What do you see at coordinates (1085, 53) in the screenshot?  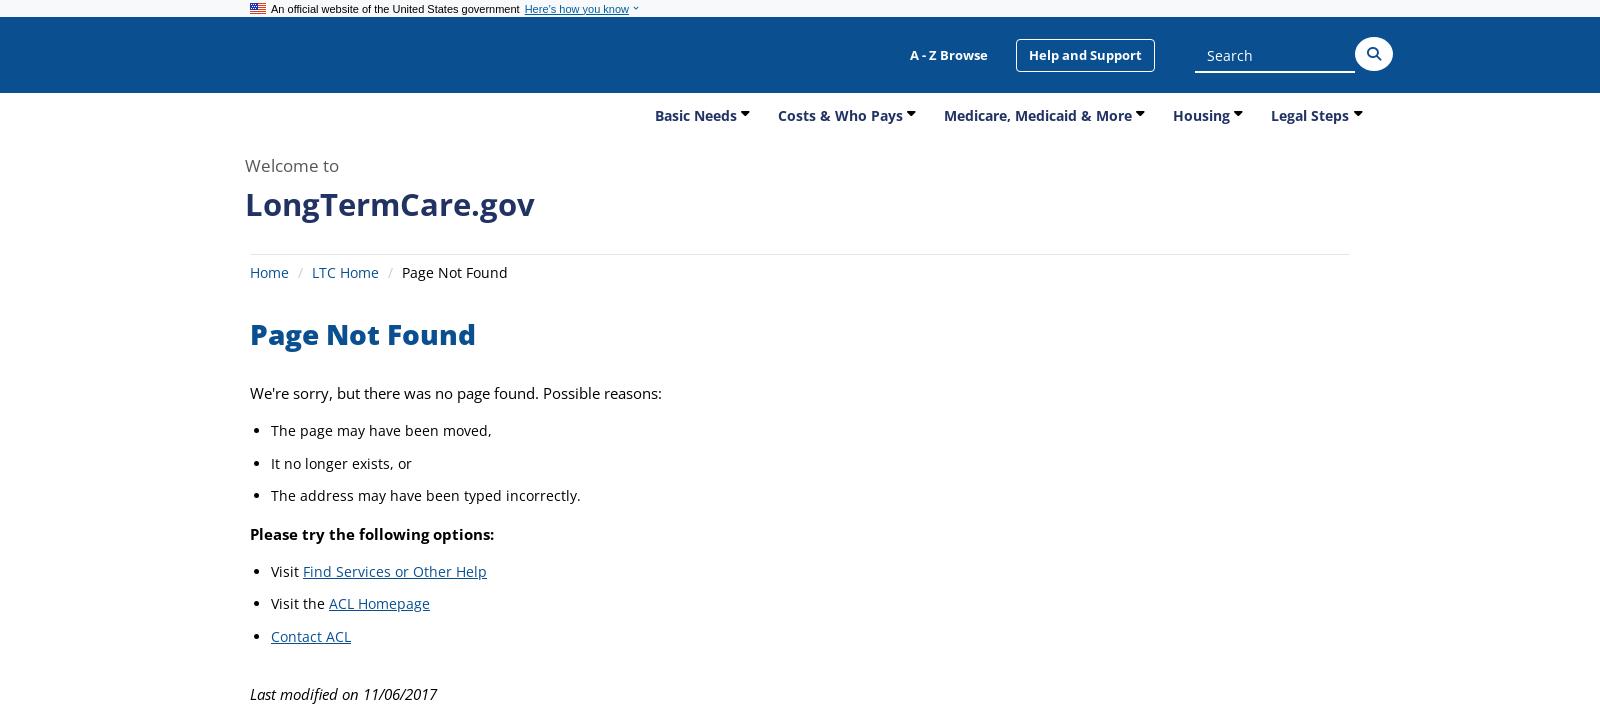 I see `'Help and Support'` at bounding box center [1085, 53].